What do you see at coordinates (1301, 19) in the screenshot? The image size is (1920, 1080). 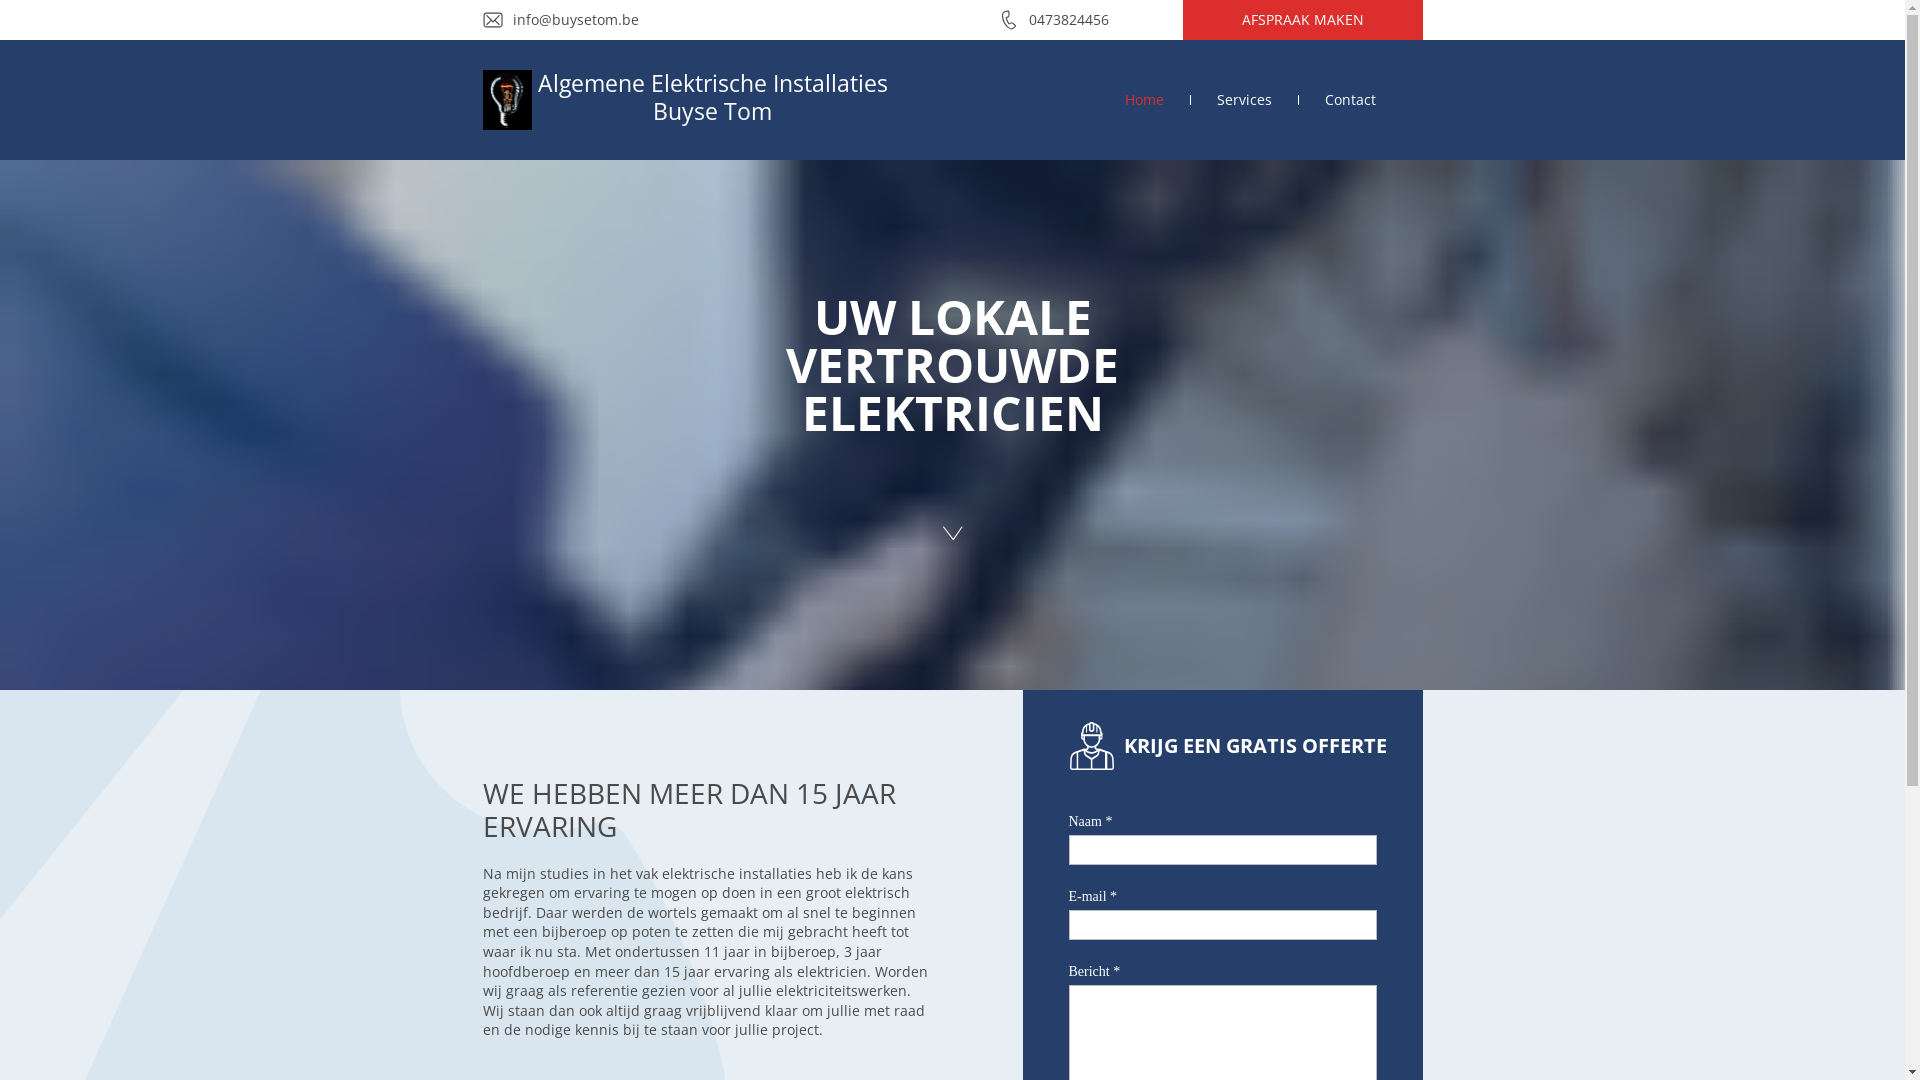 I see `'AFSPRAAK MAKEN'` at bounding box center [1301, 19].